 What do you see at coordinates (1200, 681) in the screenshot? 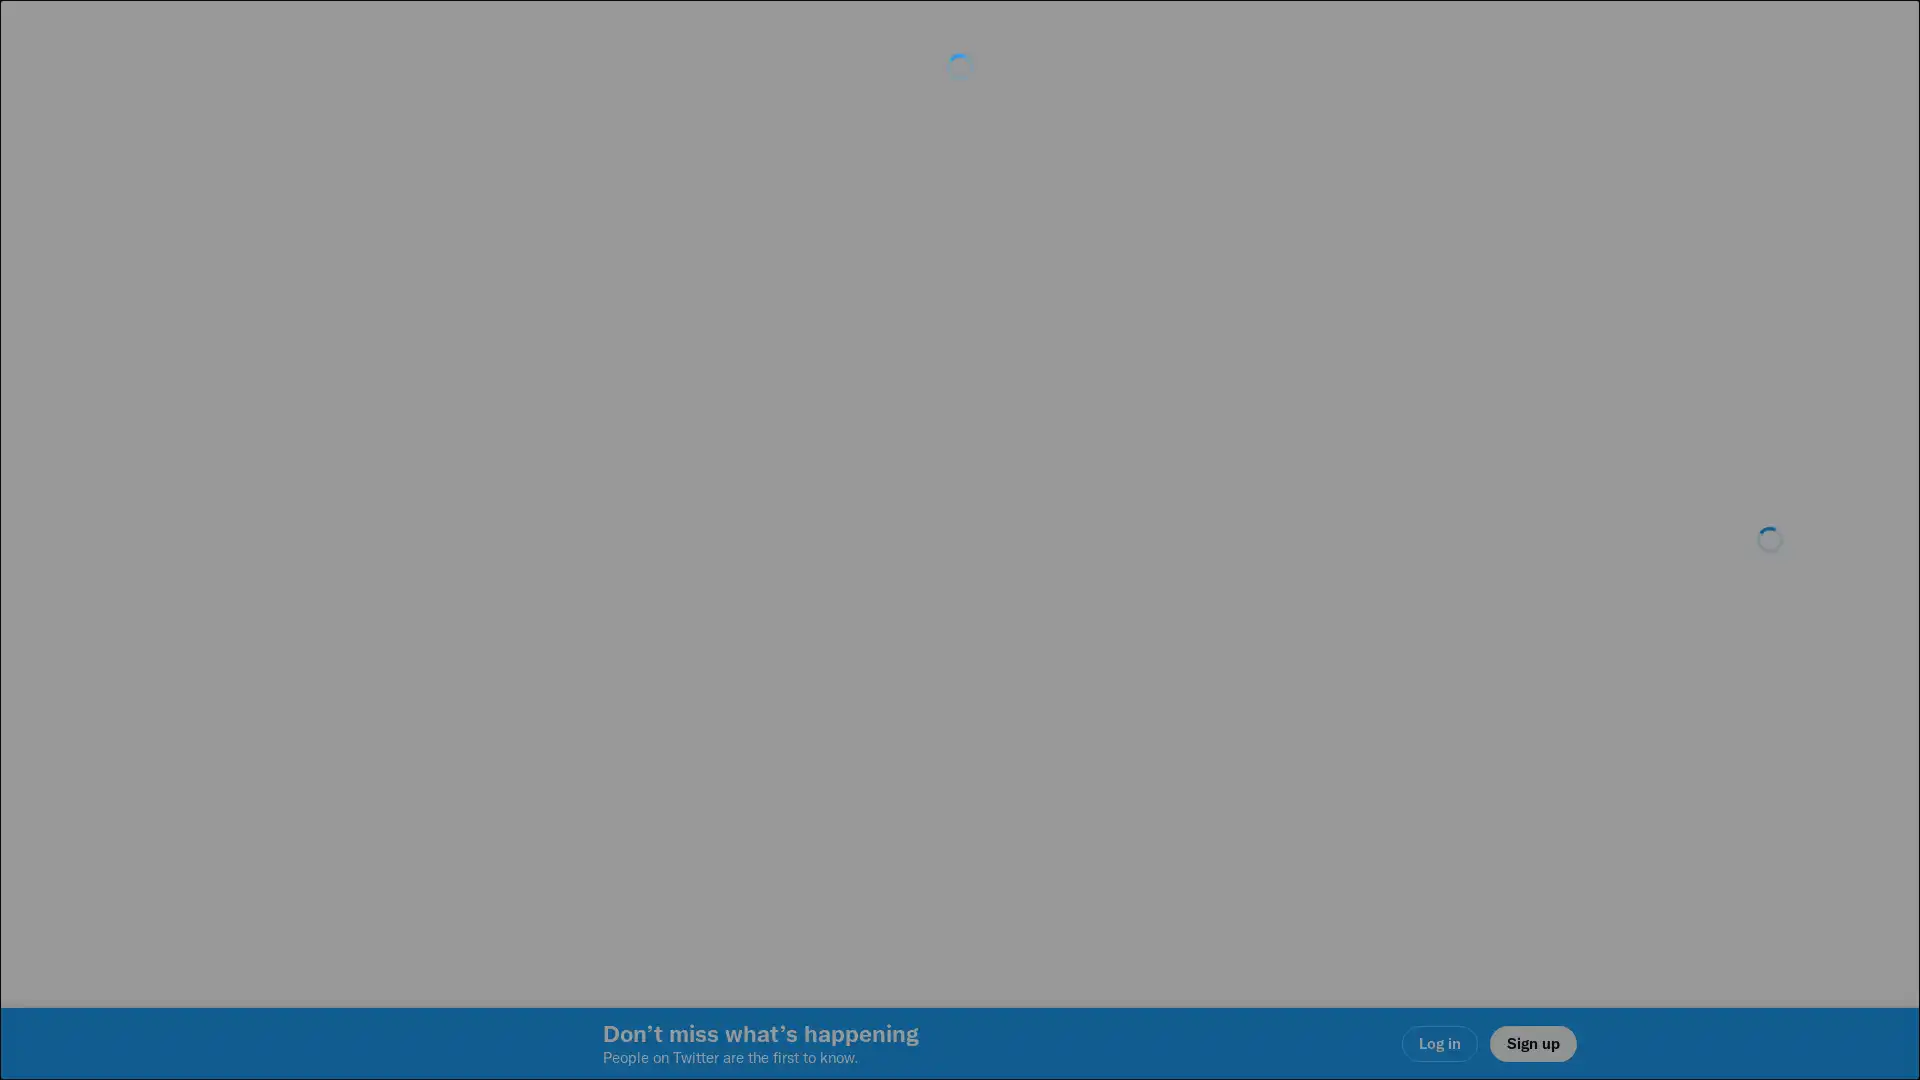
I see `Log in` at bounding box center [1200, 681].